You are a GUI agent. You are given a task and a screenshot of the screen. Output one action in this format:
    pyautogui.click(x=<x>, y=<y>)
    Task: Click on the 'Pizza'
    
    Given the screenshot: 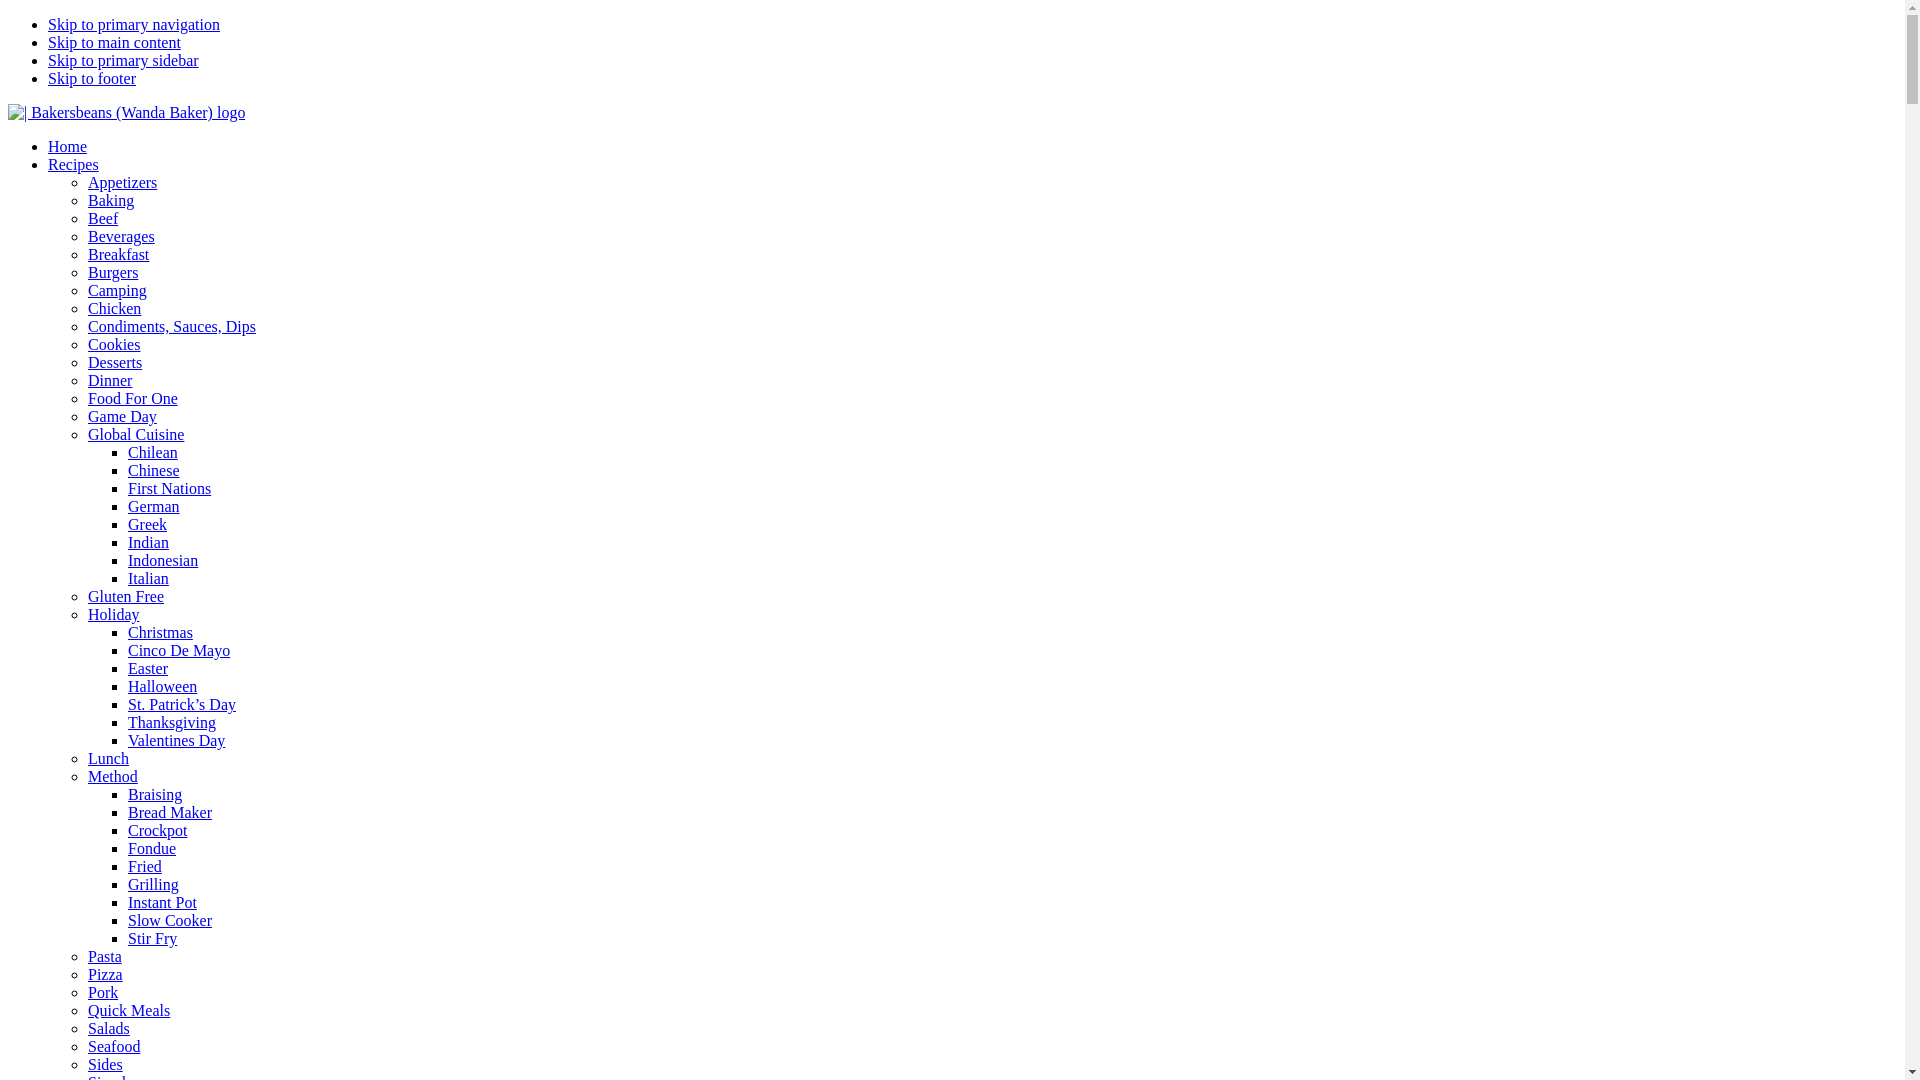 What is the action you would take?
    pyautogui.click(x=104, y=973)
    